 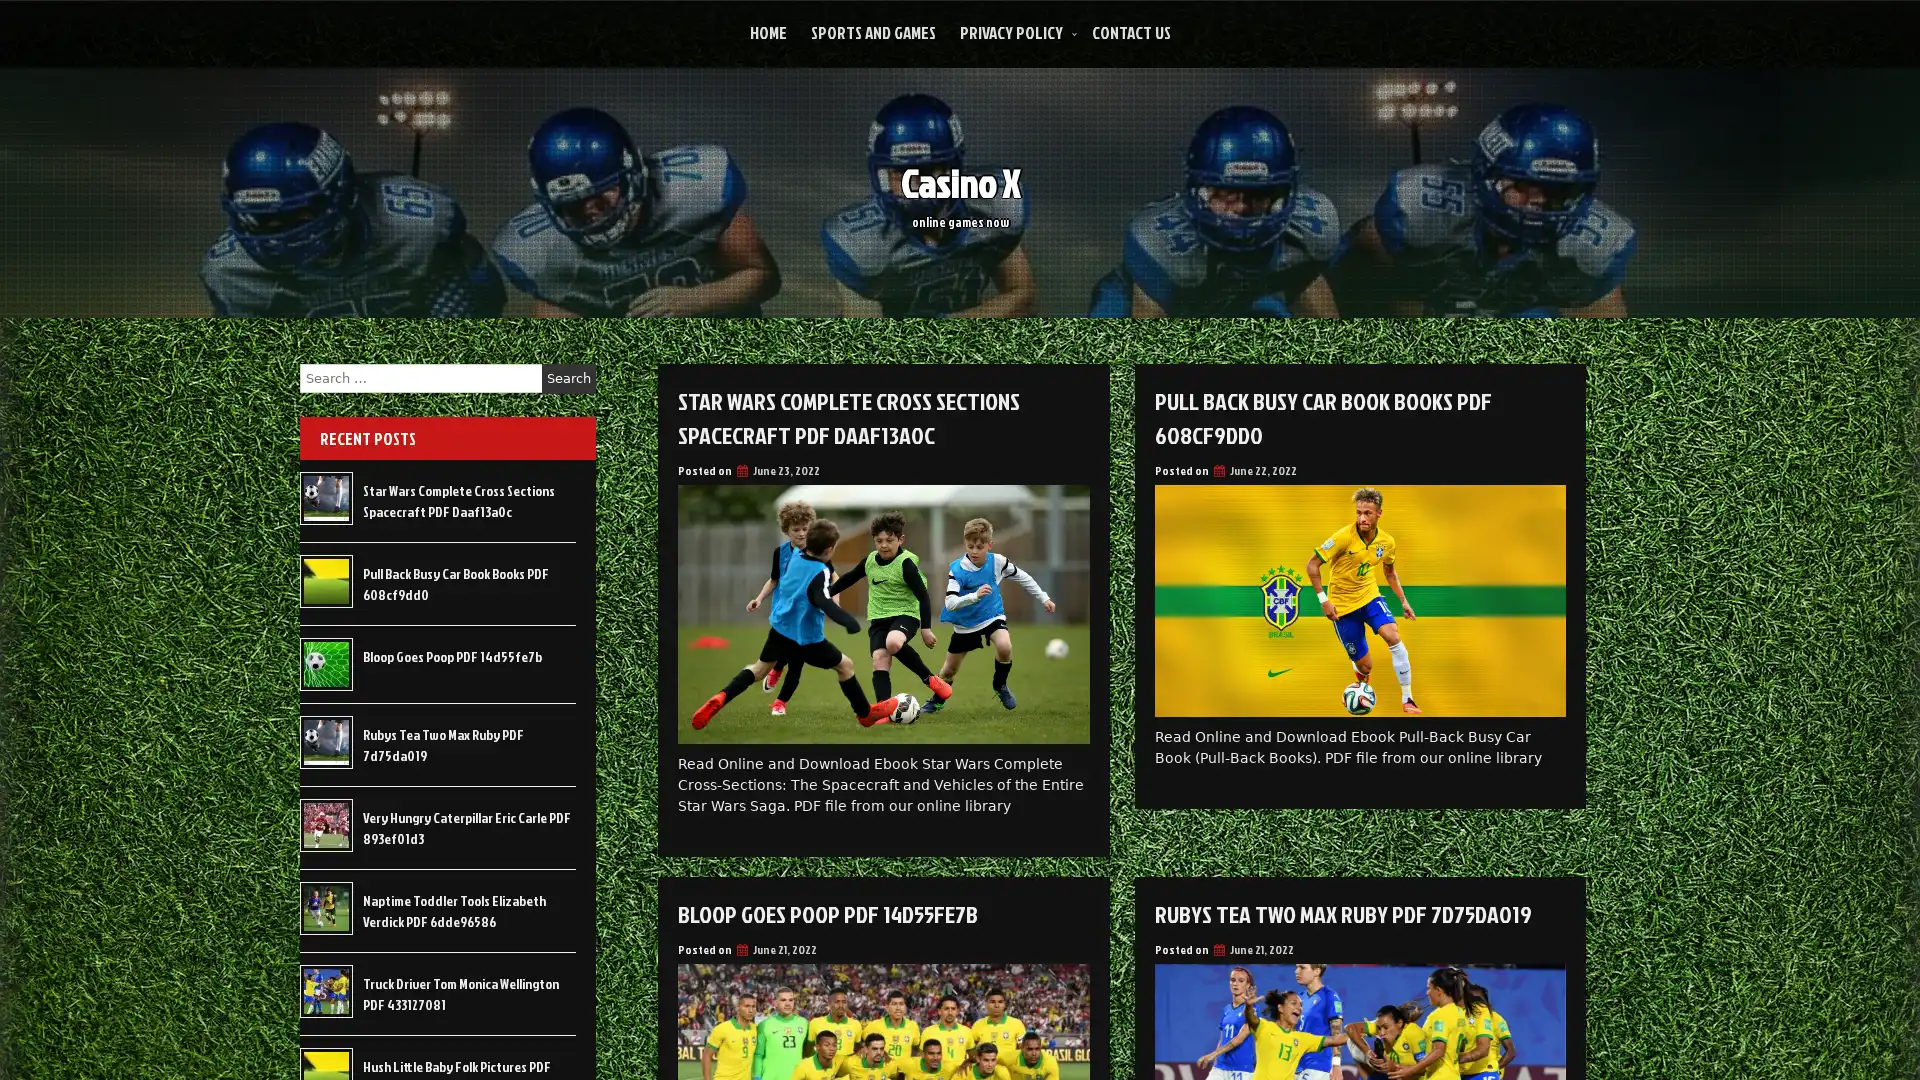 What do you see at coordinates (568, 378) in the screenshot?
I see `Search` at bounding box center [568, 378].